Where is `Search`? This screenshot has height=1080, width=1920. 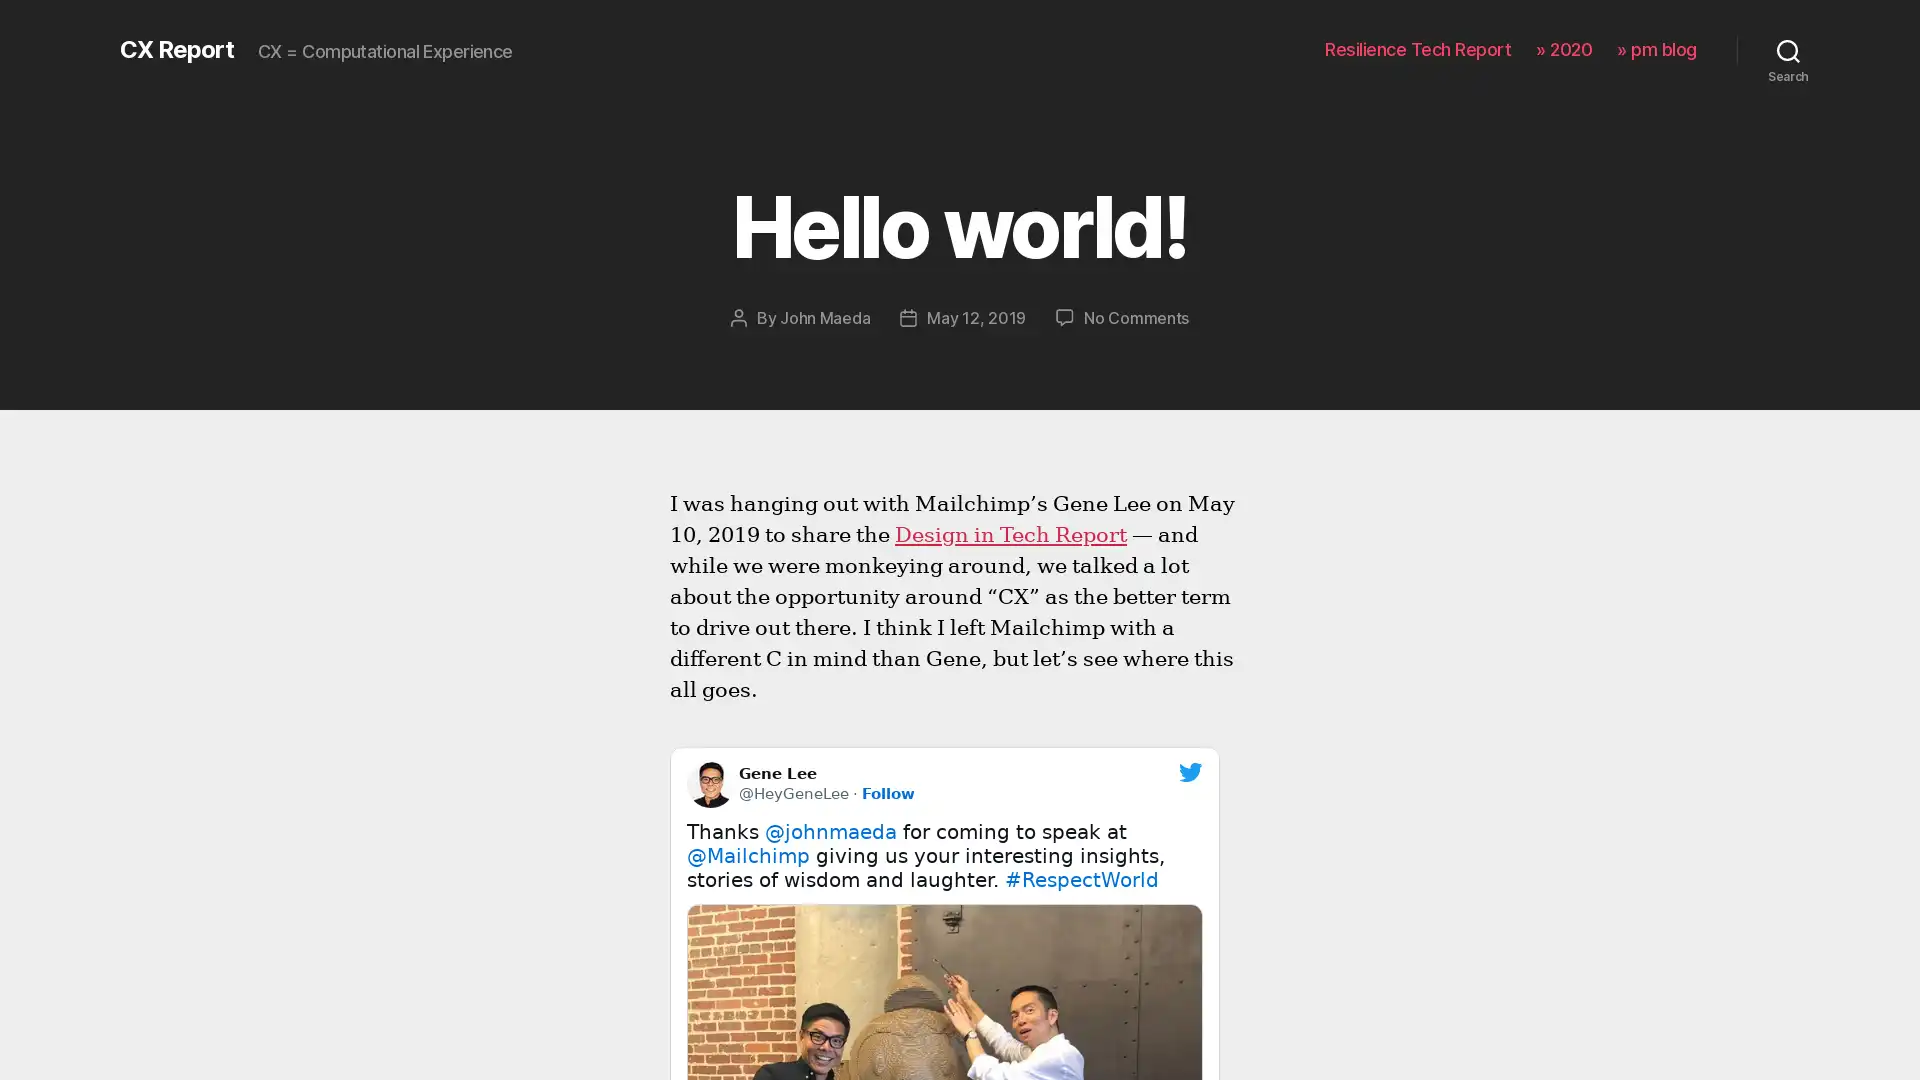
Search is located at coordinates (1788, 49).